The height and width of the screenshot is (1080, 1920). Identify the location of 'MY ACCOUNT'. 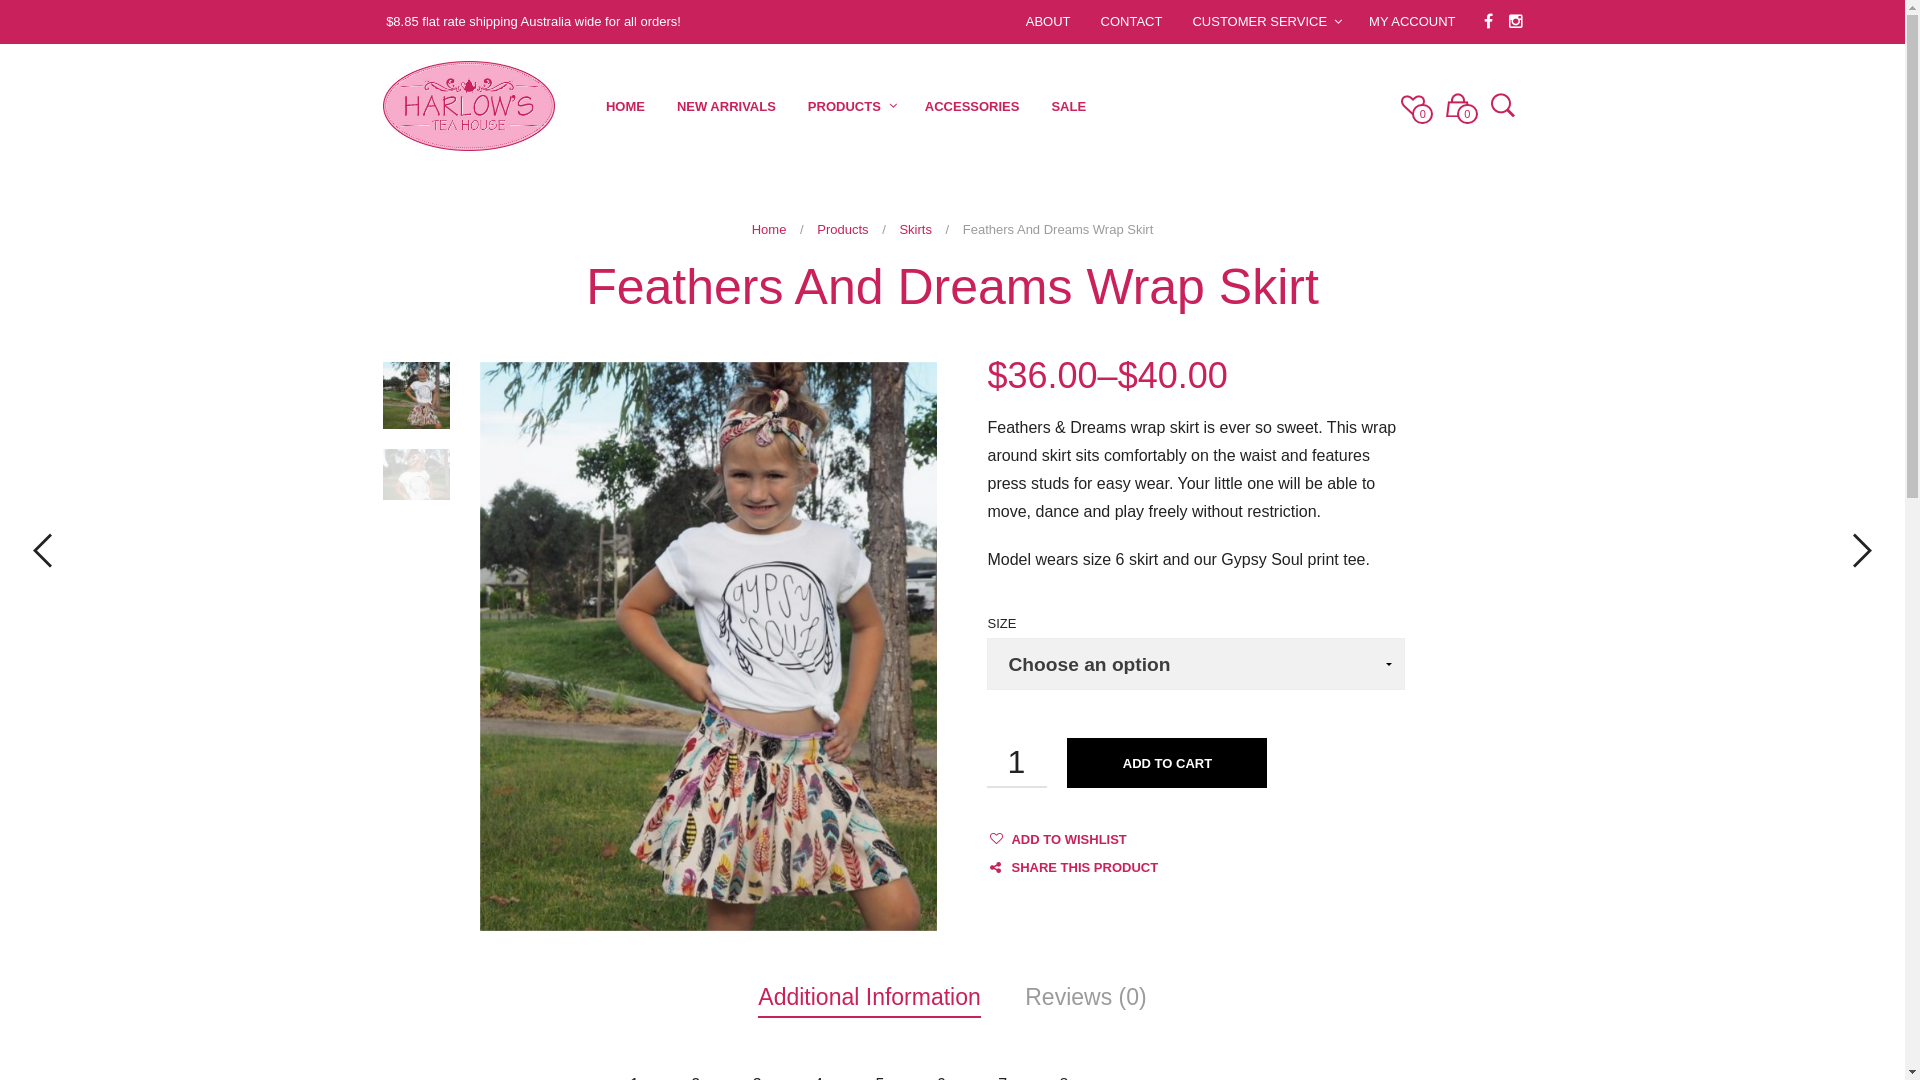
(1410, 21).